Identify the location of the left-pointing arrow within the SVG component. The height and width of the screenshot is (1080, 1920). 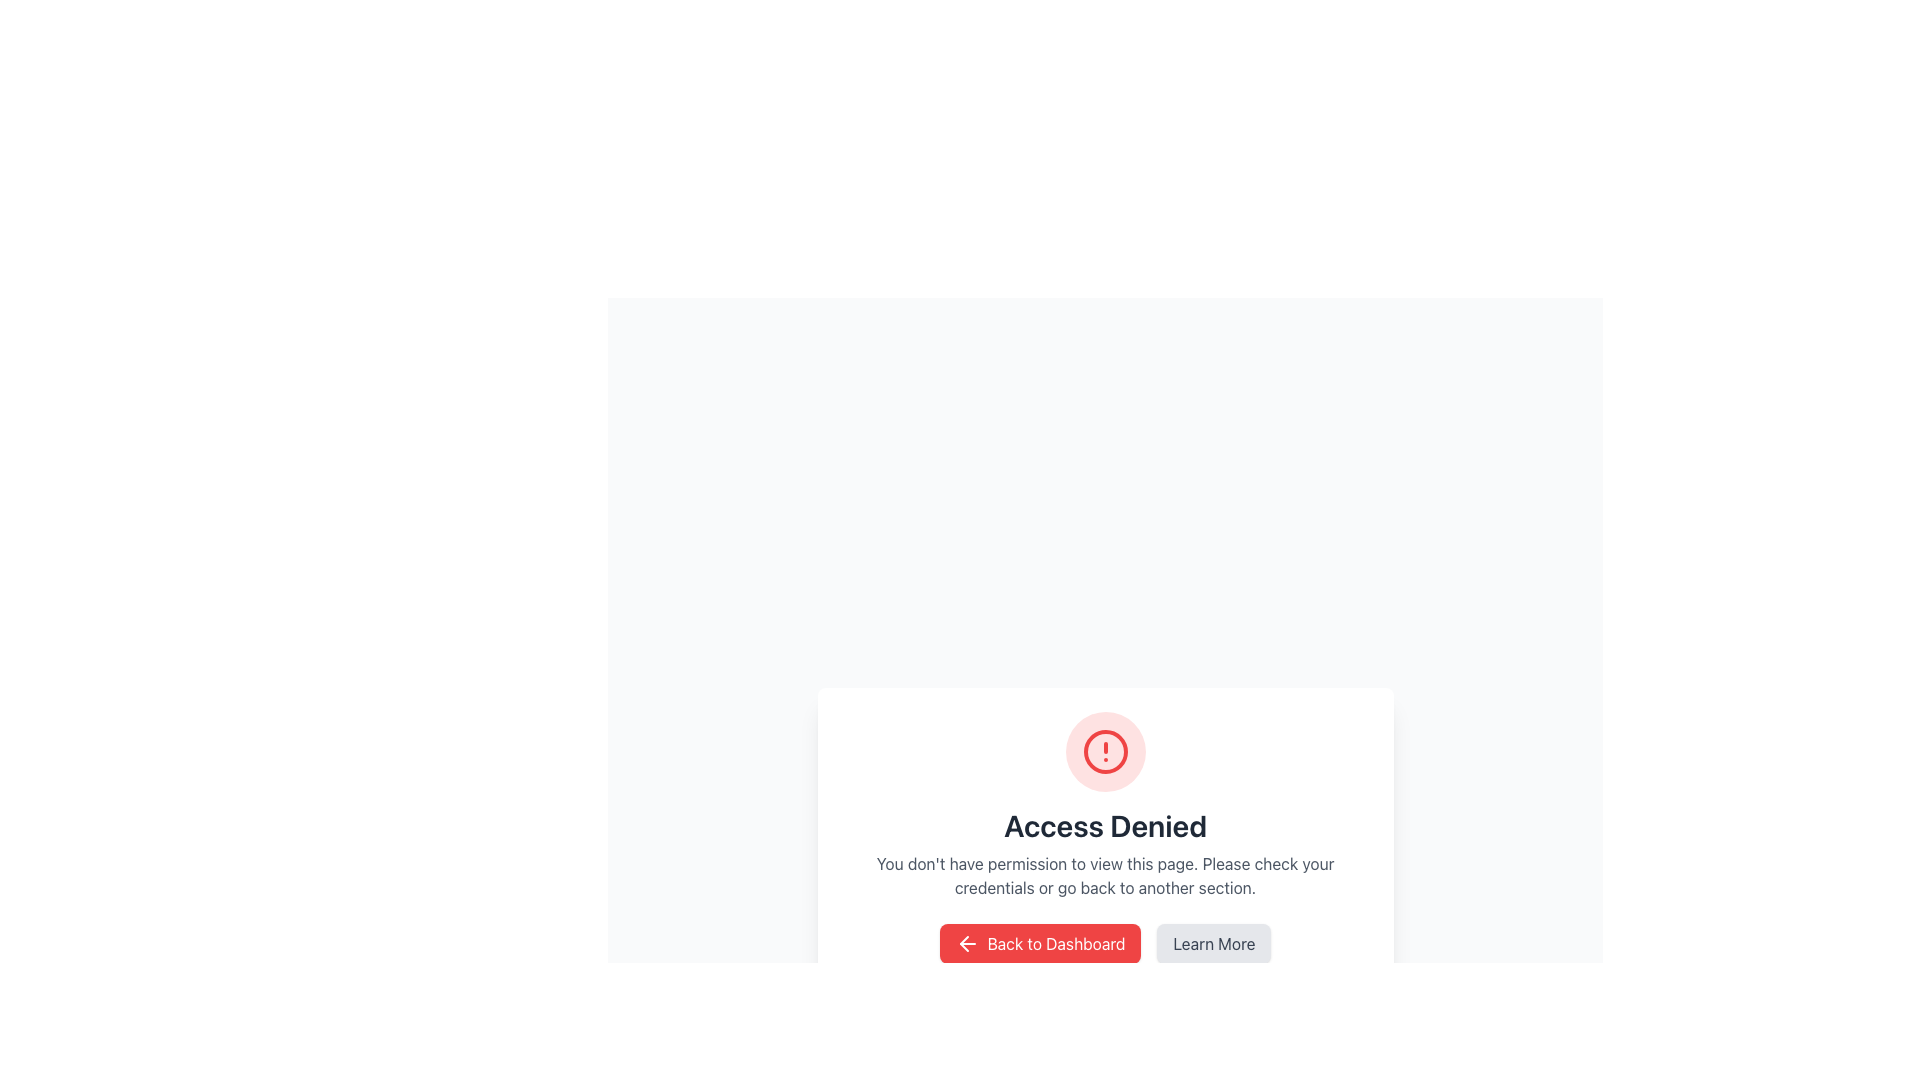
(964, 944).